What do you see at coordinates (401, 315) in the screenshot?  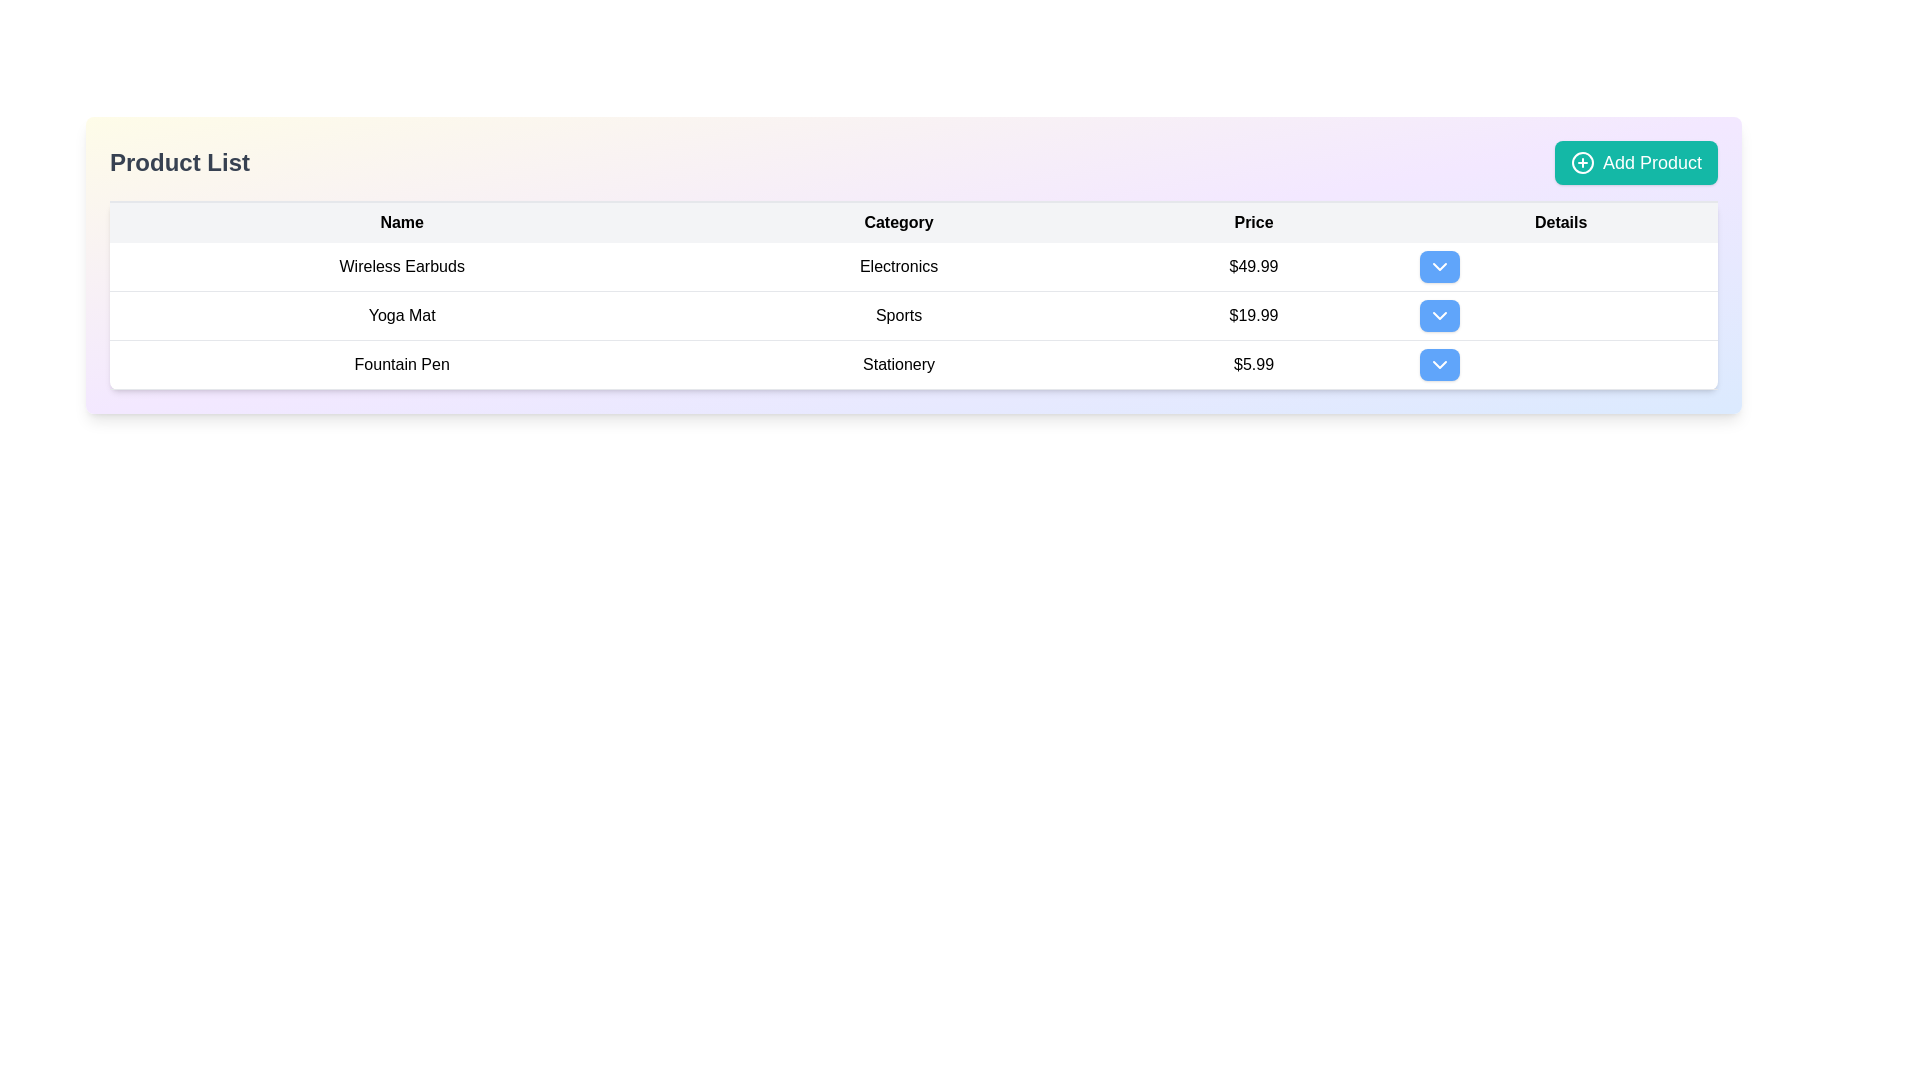 I see `the Text Label that is a descriptor for a product item in the second row of the 'Product List' table under the 'Name' column` at bounding box center [401, 315].